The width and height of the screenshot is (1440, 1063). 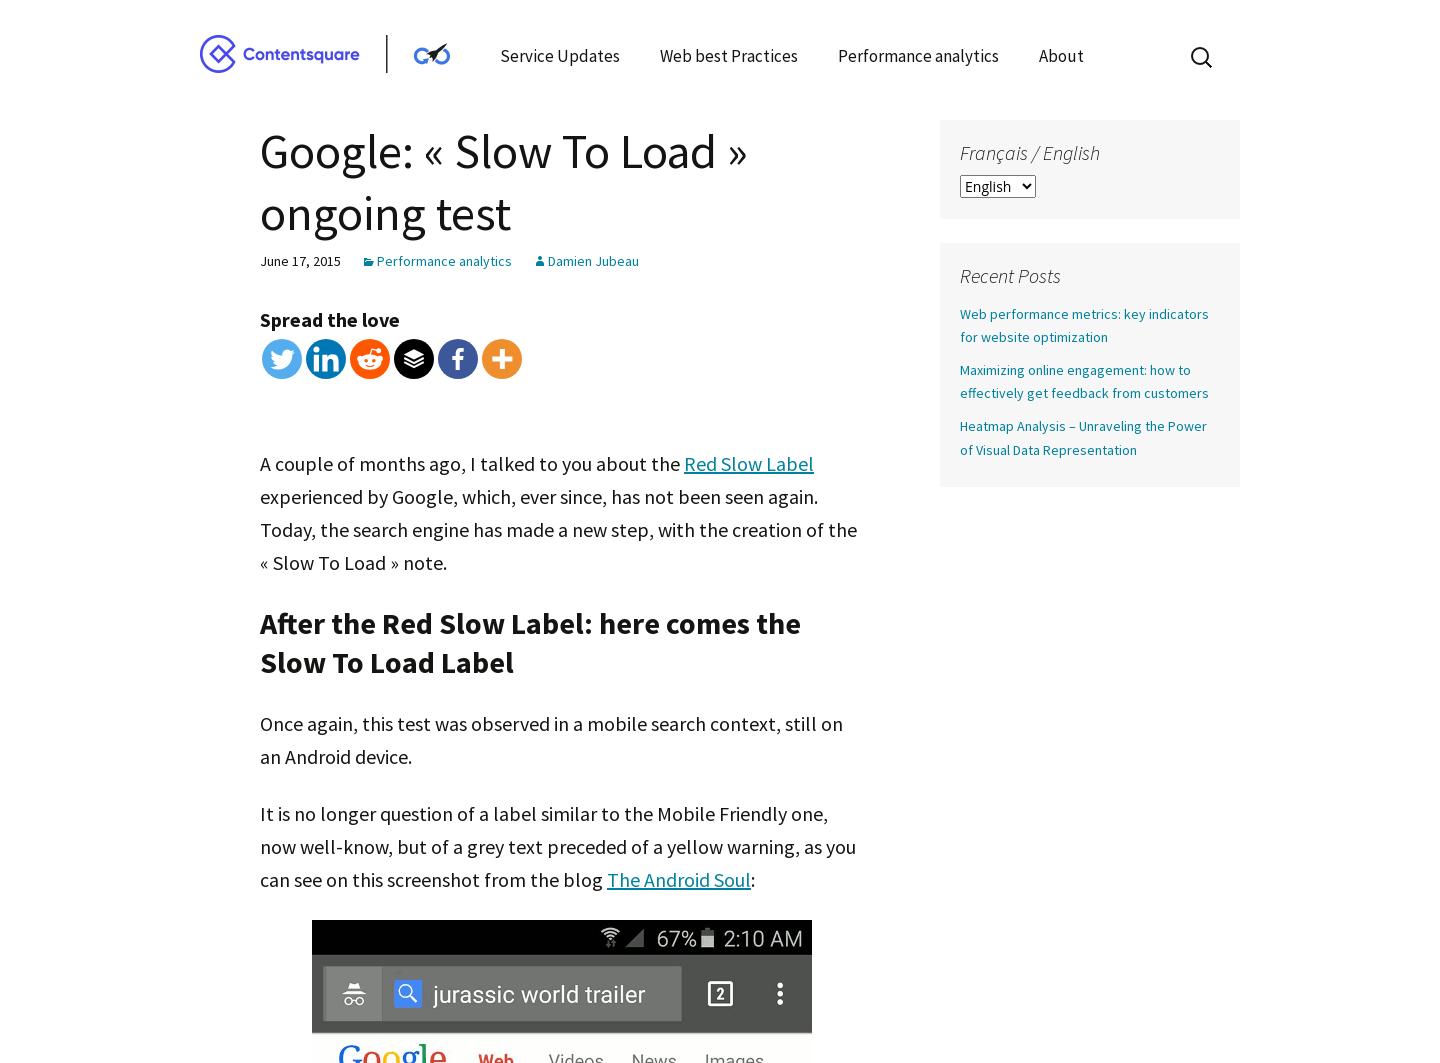 What do you see at coordinates (751, 877) in the screenshot?
I see `':'` at bounding box center [751, 877].